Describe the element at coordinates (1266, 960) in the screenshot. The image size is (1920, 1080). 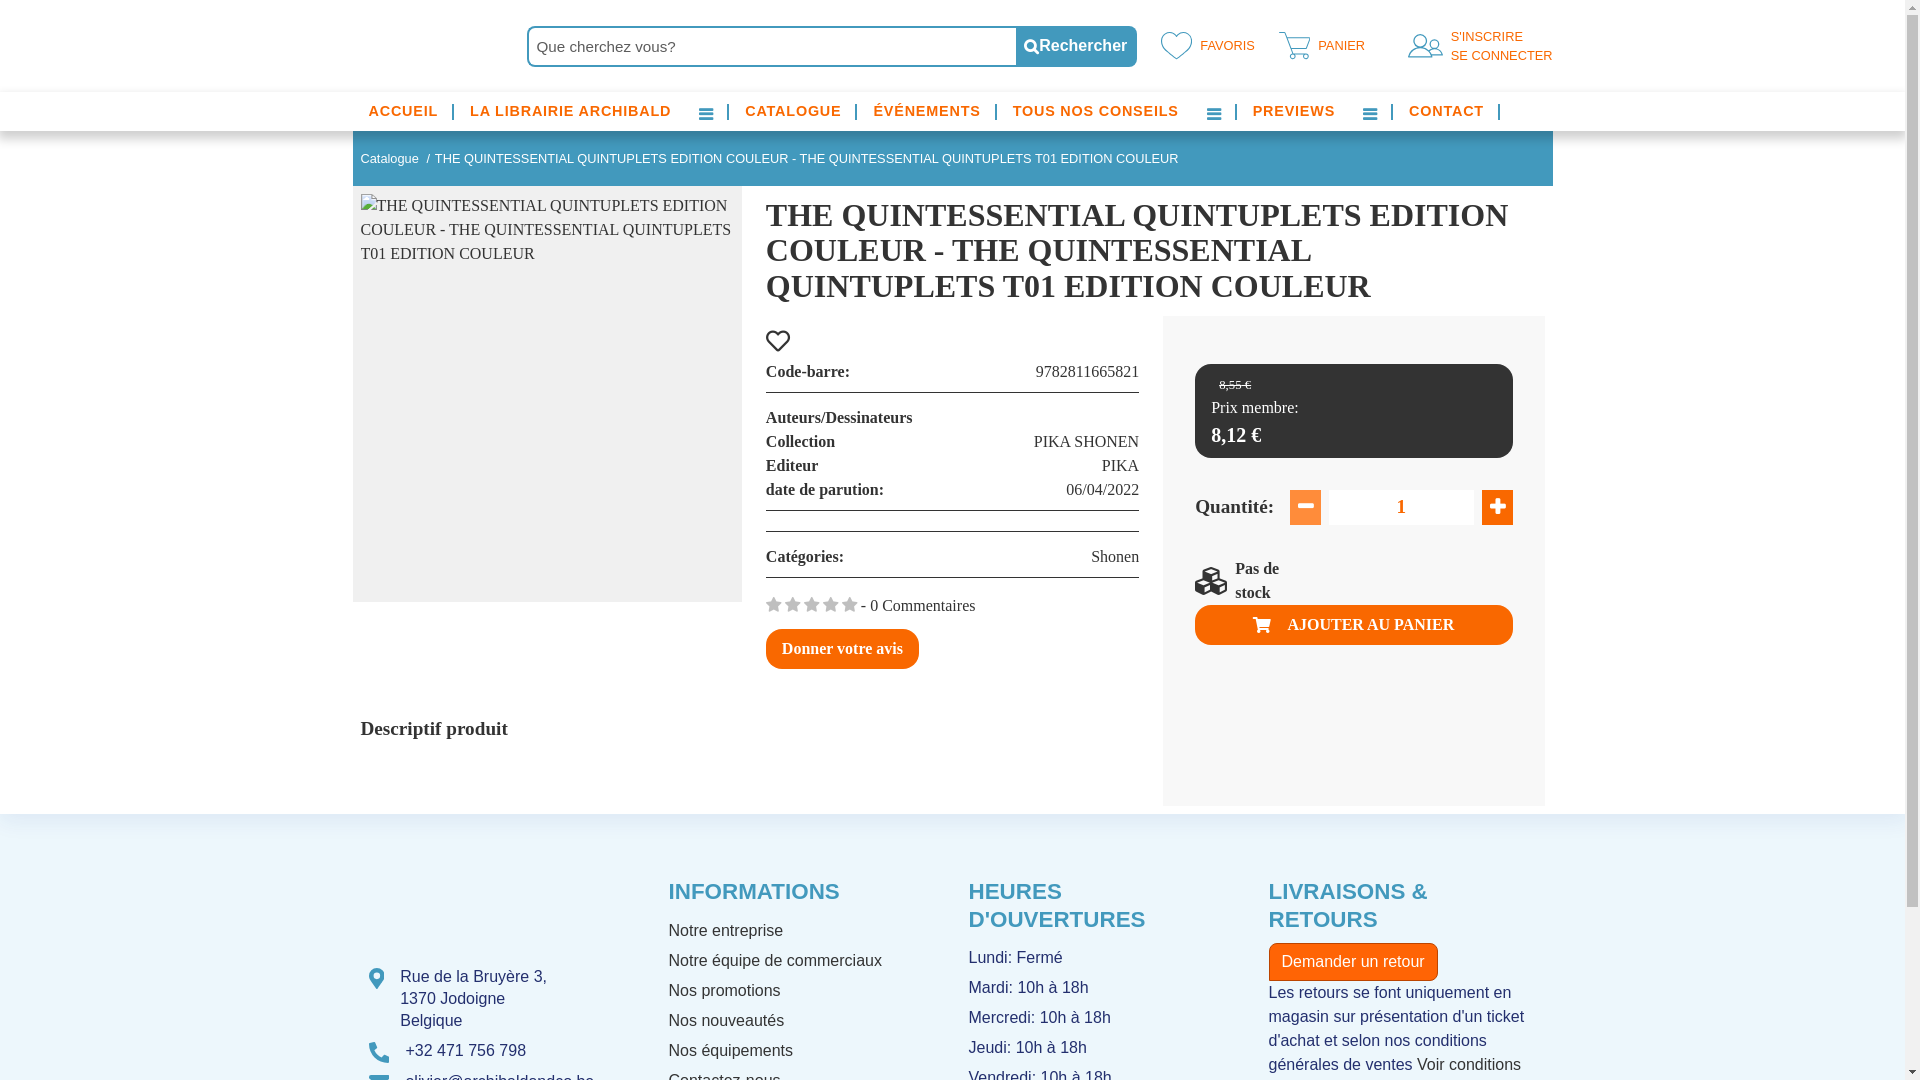
I see `'Demander un retour'` at that location.